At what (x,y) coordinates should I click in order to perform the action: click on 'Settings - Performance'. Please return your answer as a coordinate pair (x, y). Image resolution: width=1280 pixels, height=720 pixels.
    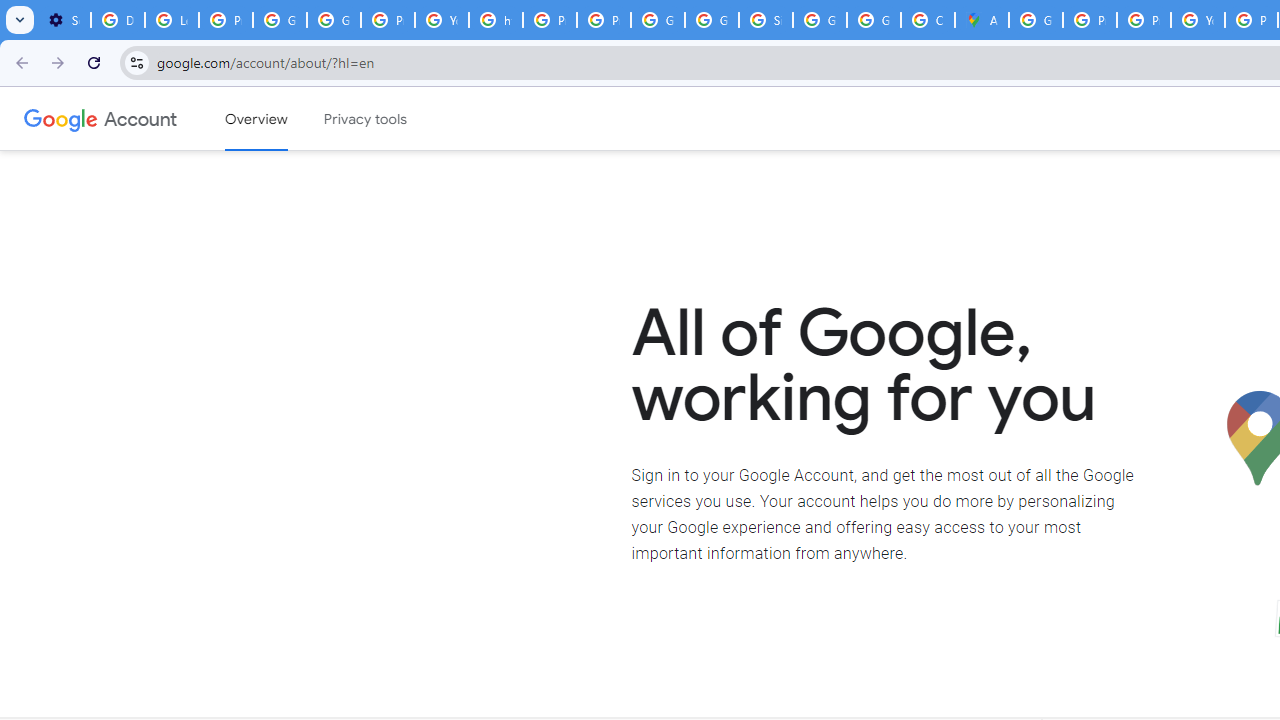
    Looking at the image, I should click on (64, 20).